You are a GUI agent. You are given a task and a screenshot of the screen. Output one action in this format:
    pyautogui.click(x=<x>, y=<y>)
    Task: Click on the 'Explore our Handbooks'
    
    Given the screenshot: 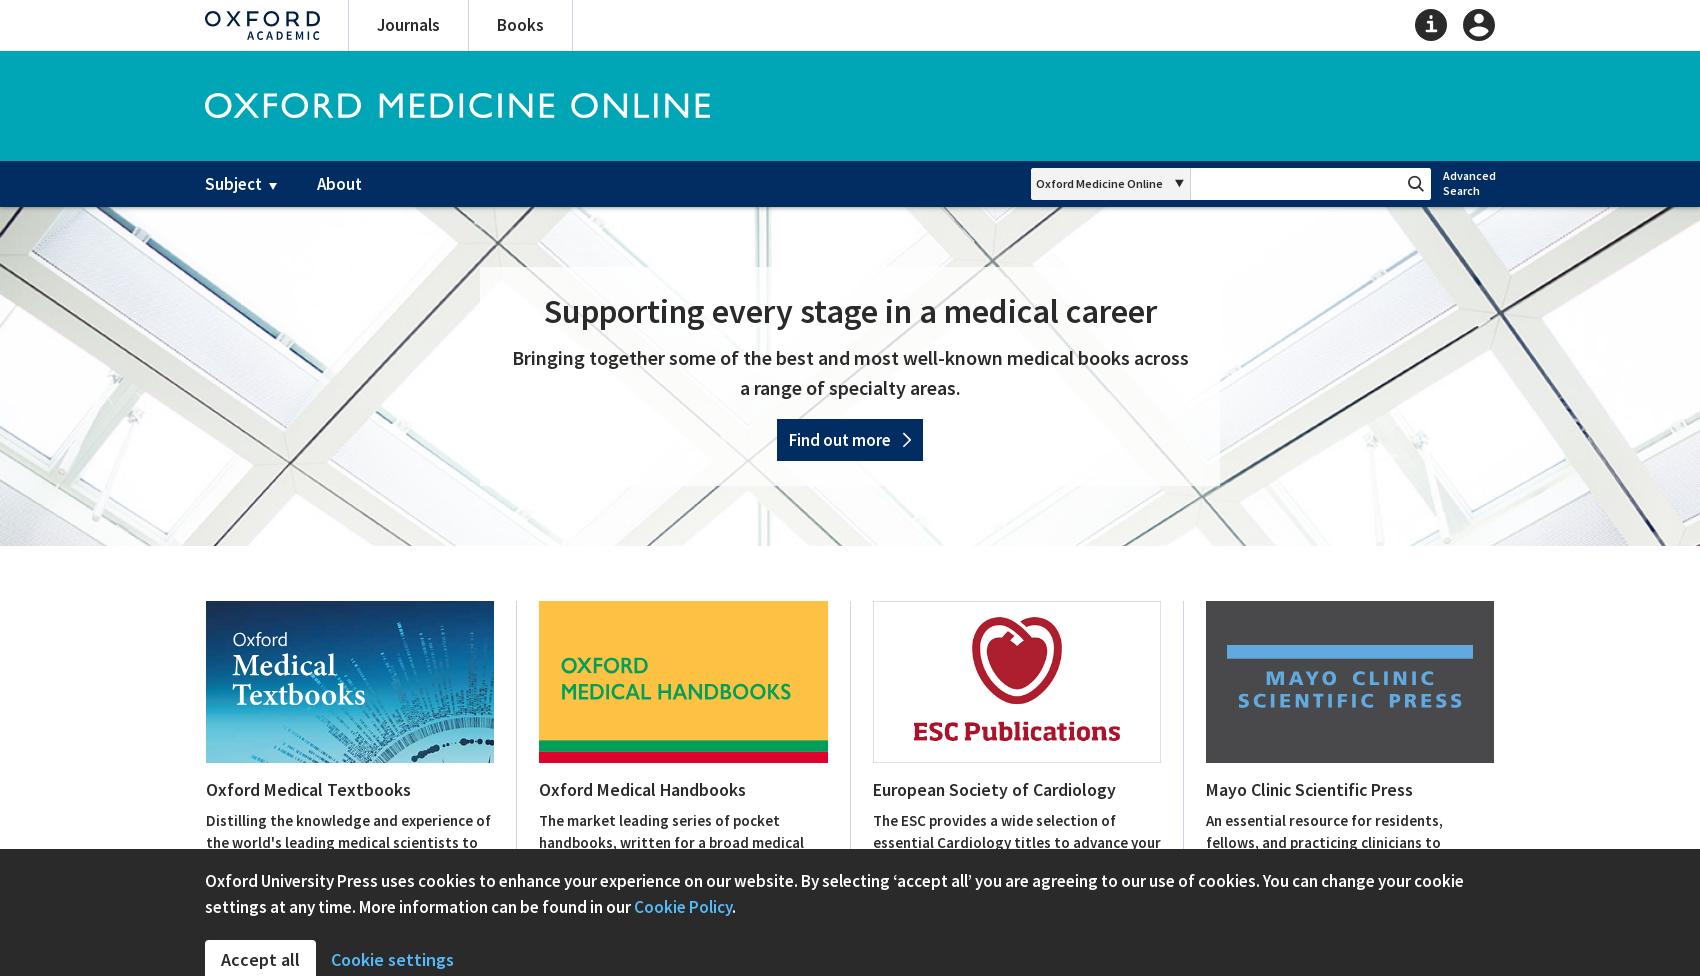 What is the action you would take?
    pyautogui.click(x=615, y=961)
    